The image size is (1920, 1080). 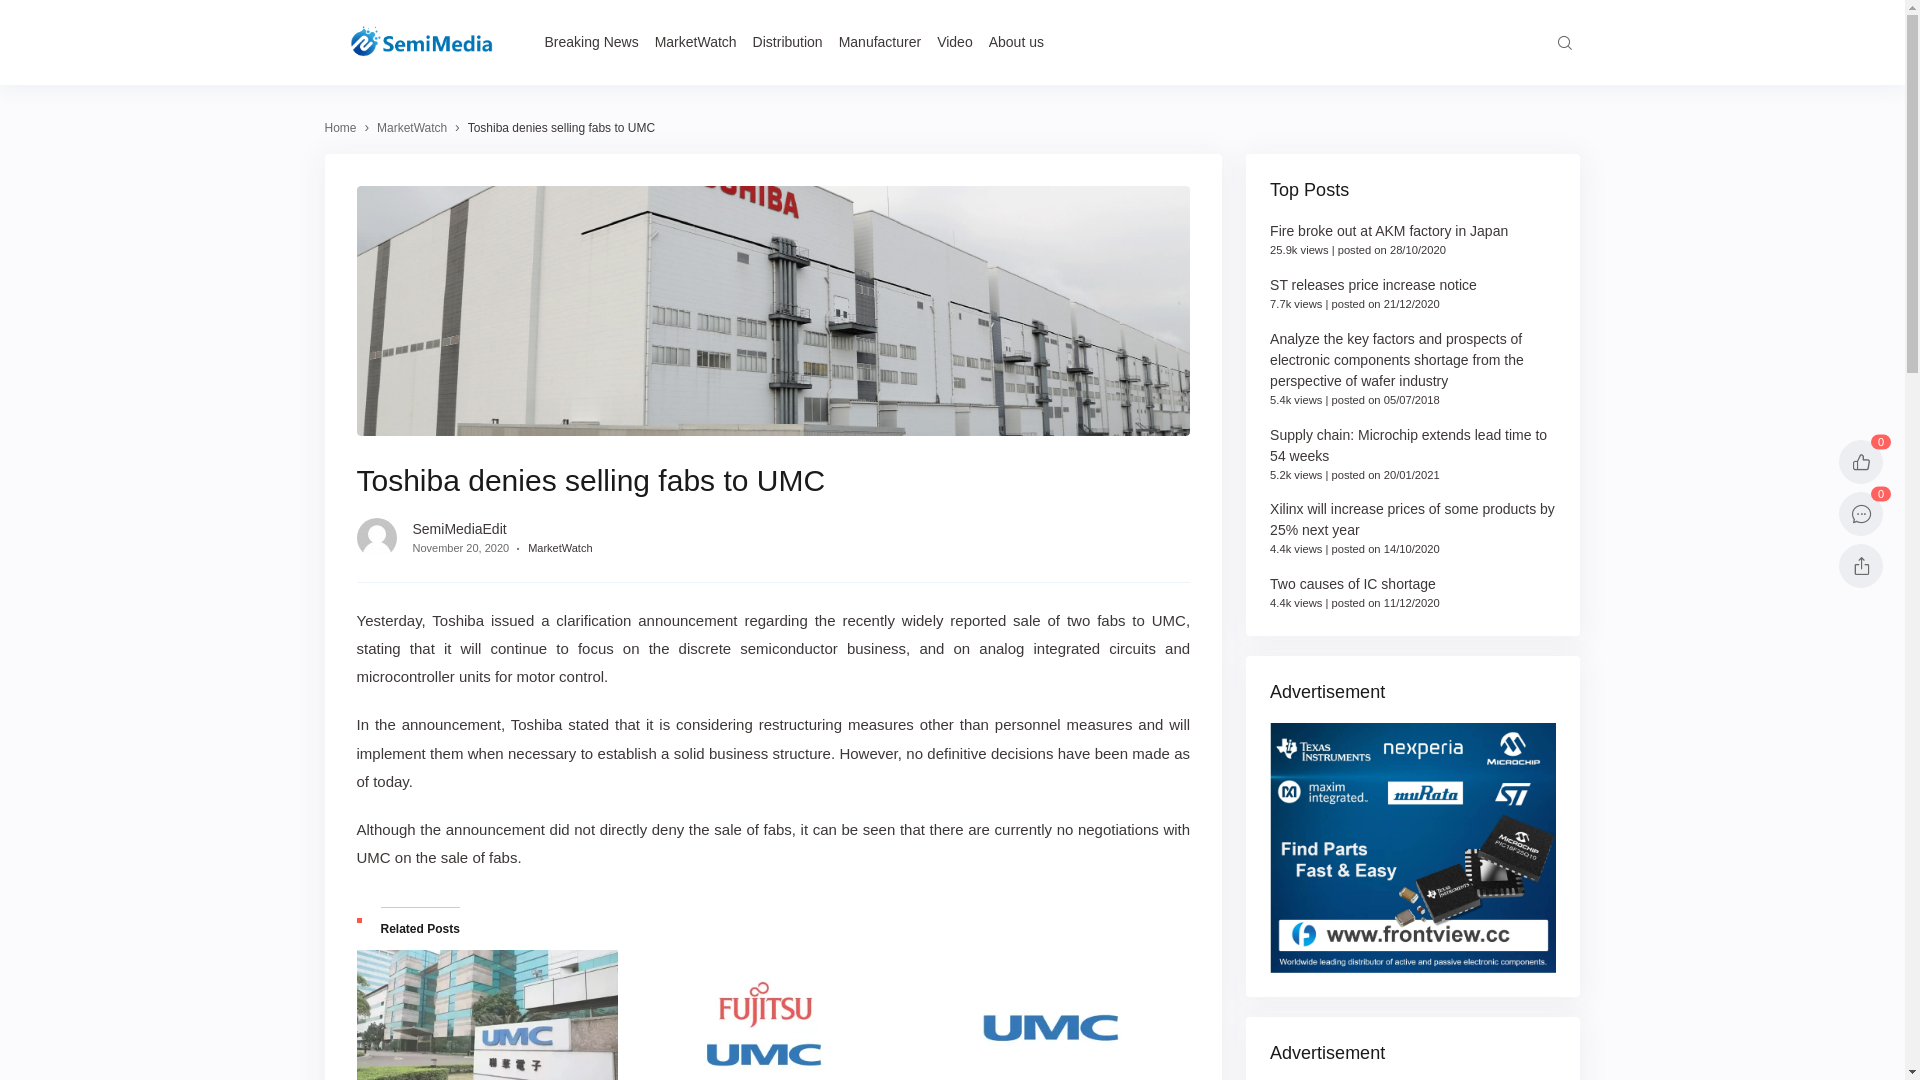 What do you see at coordinates (543, 42) in the screenshot?
I see `'Breaking News'` at bounding box center [543, 42].